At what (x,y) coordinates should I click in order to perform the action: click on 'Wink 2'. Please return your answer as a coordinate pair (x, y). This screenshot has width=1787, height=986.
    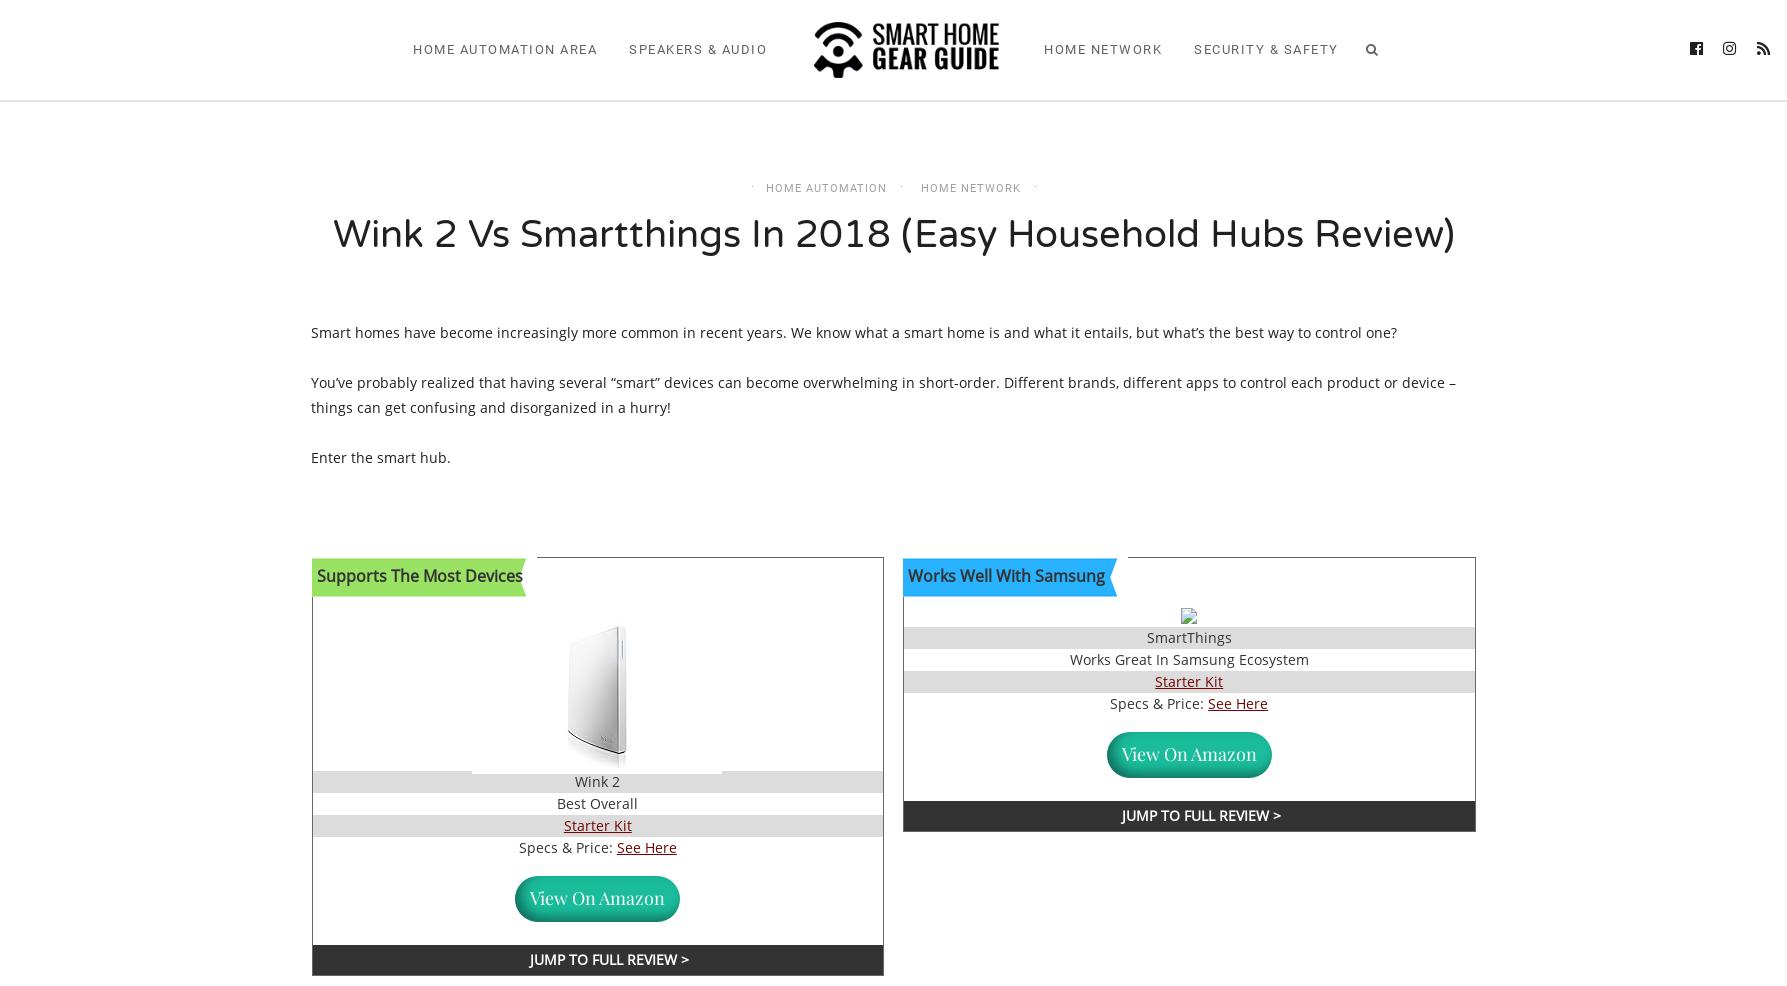
    Looking at the image, I should click on (574, 781).